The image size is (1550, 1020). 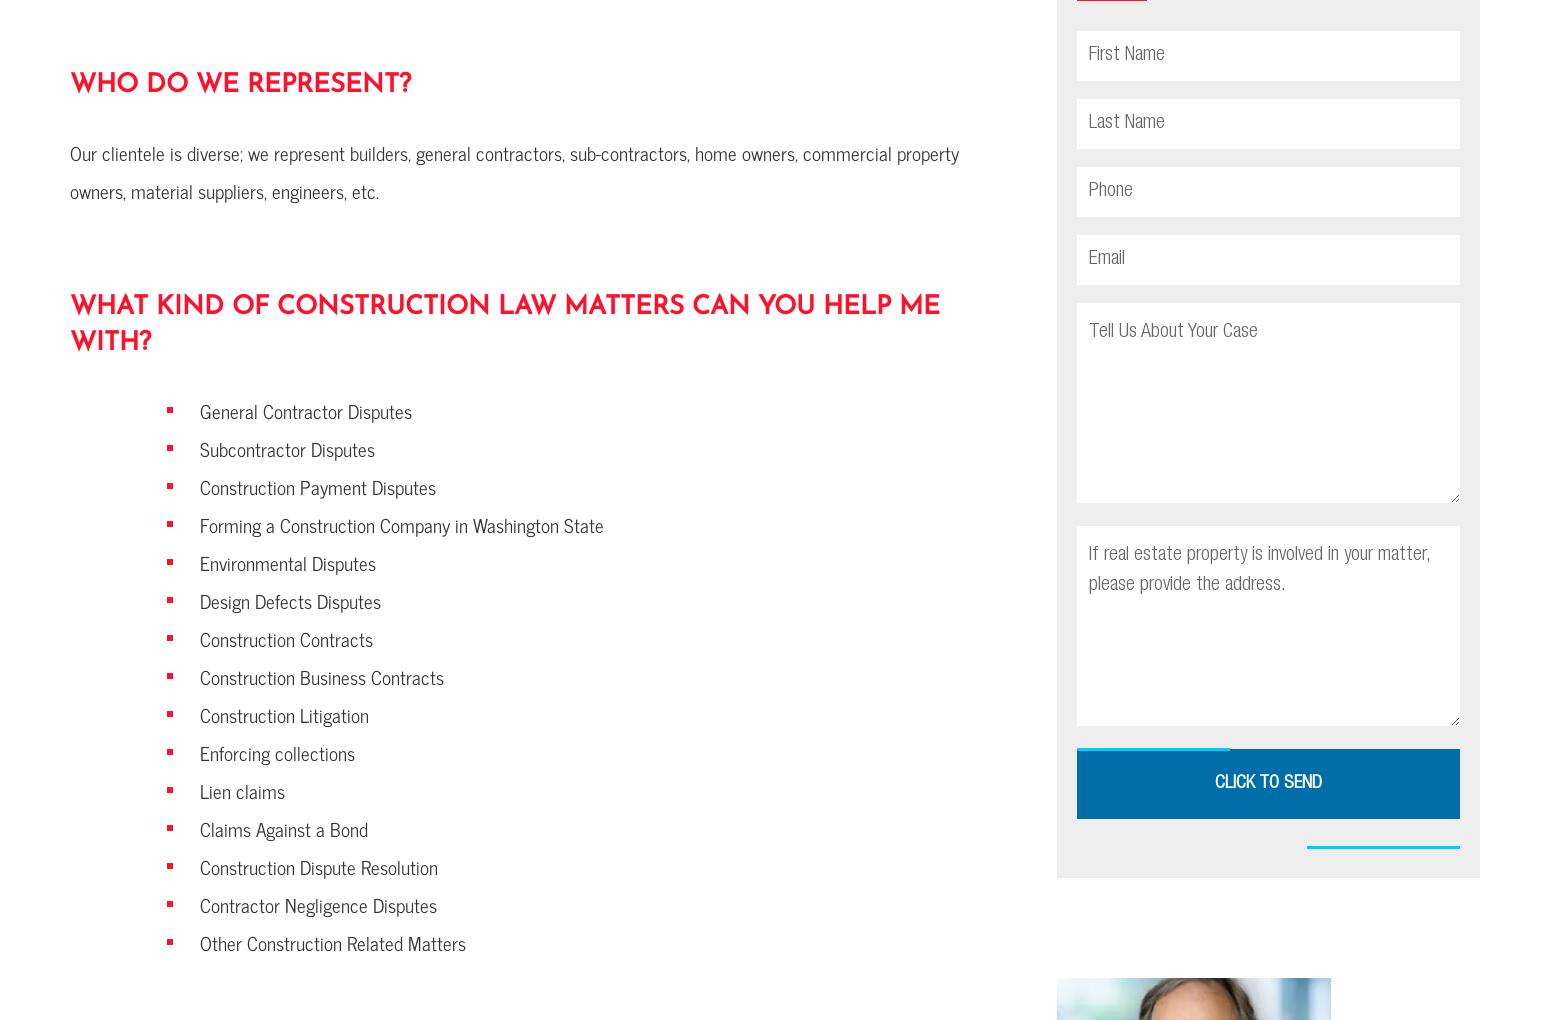 What do you see at coordinates (317, 865) in the screenshot?
I see `'Construction Dispute Resolution'` at bounding box center [317, 865].